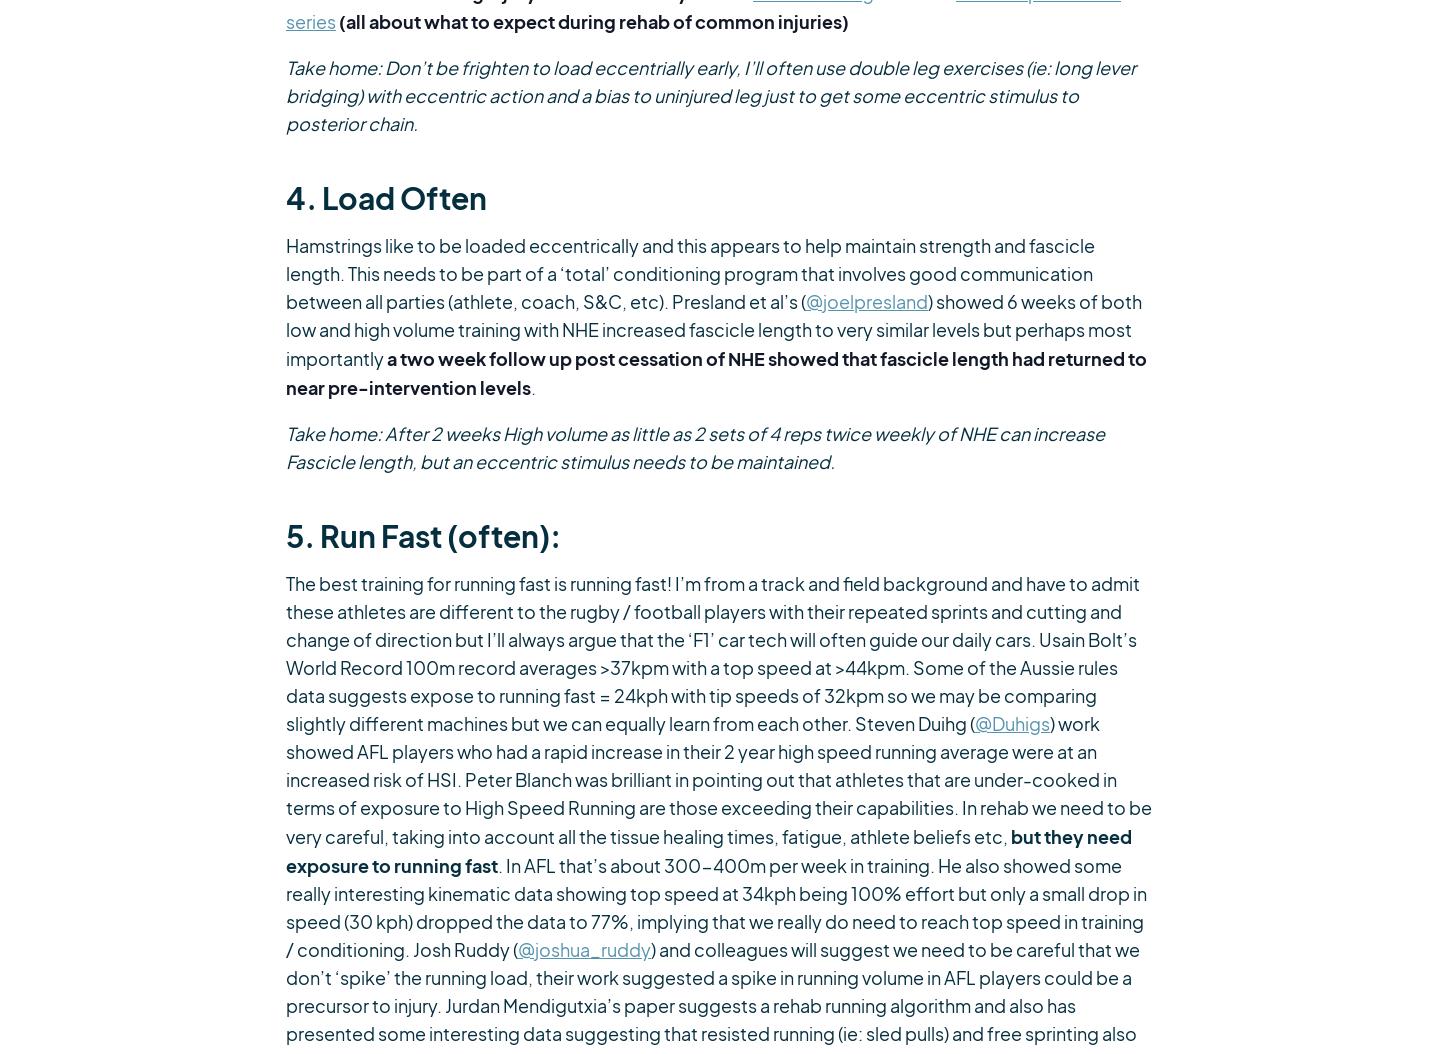 The height and width of the screenshot is (1054, 1440). Describe the element at coordinates (709, 850) in the screenshot. I see `'but they need exposure to running fast'` at that location.